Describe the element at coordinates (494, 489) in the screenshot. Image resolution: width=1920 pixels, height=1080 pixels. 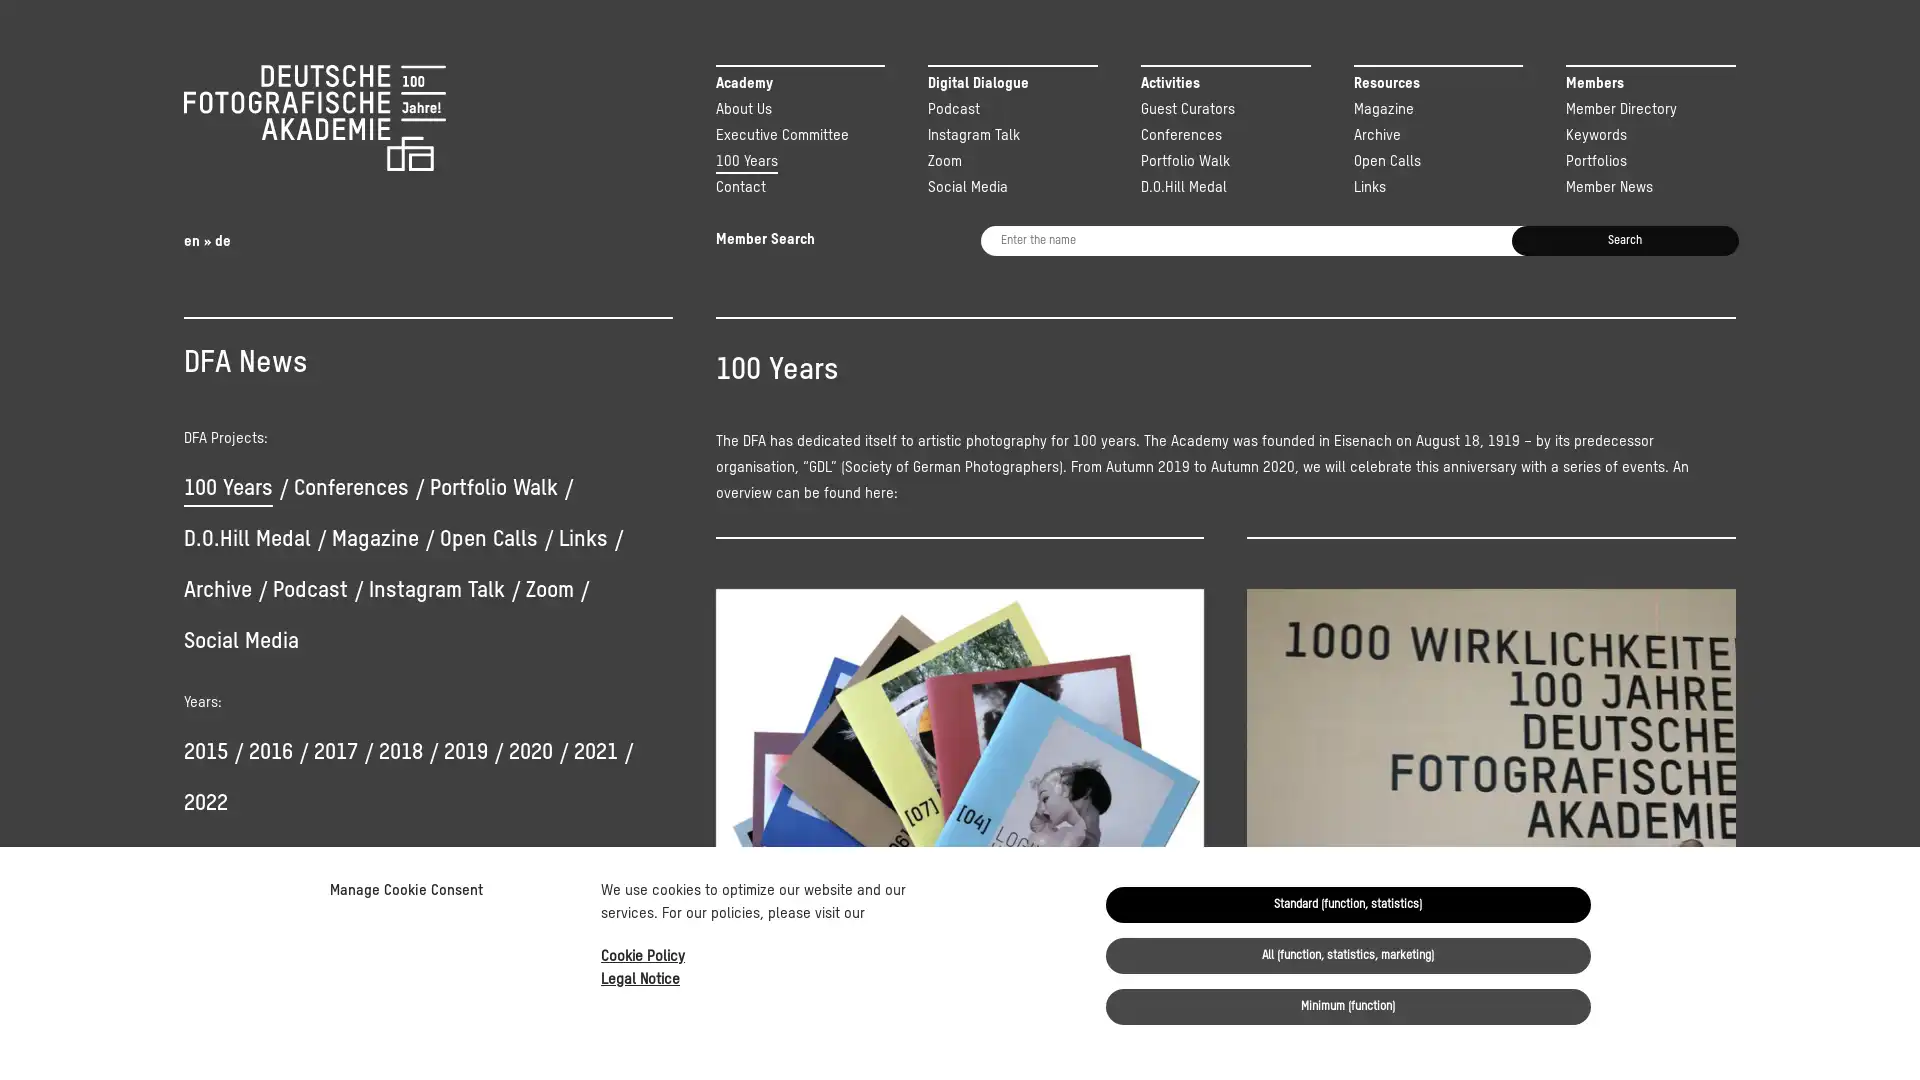
I see `Portfolio Walk` at that location.